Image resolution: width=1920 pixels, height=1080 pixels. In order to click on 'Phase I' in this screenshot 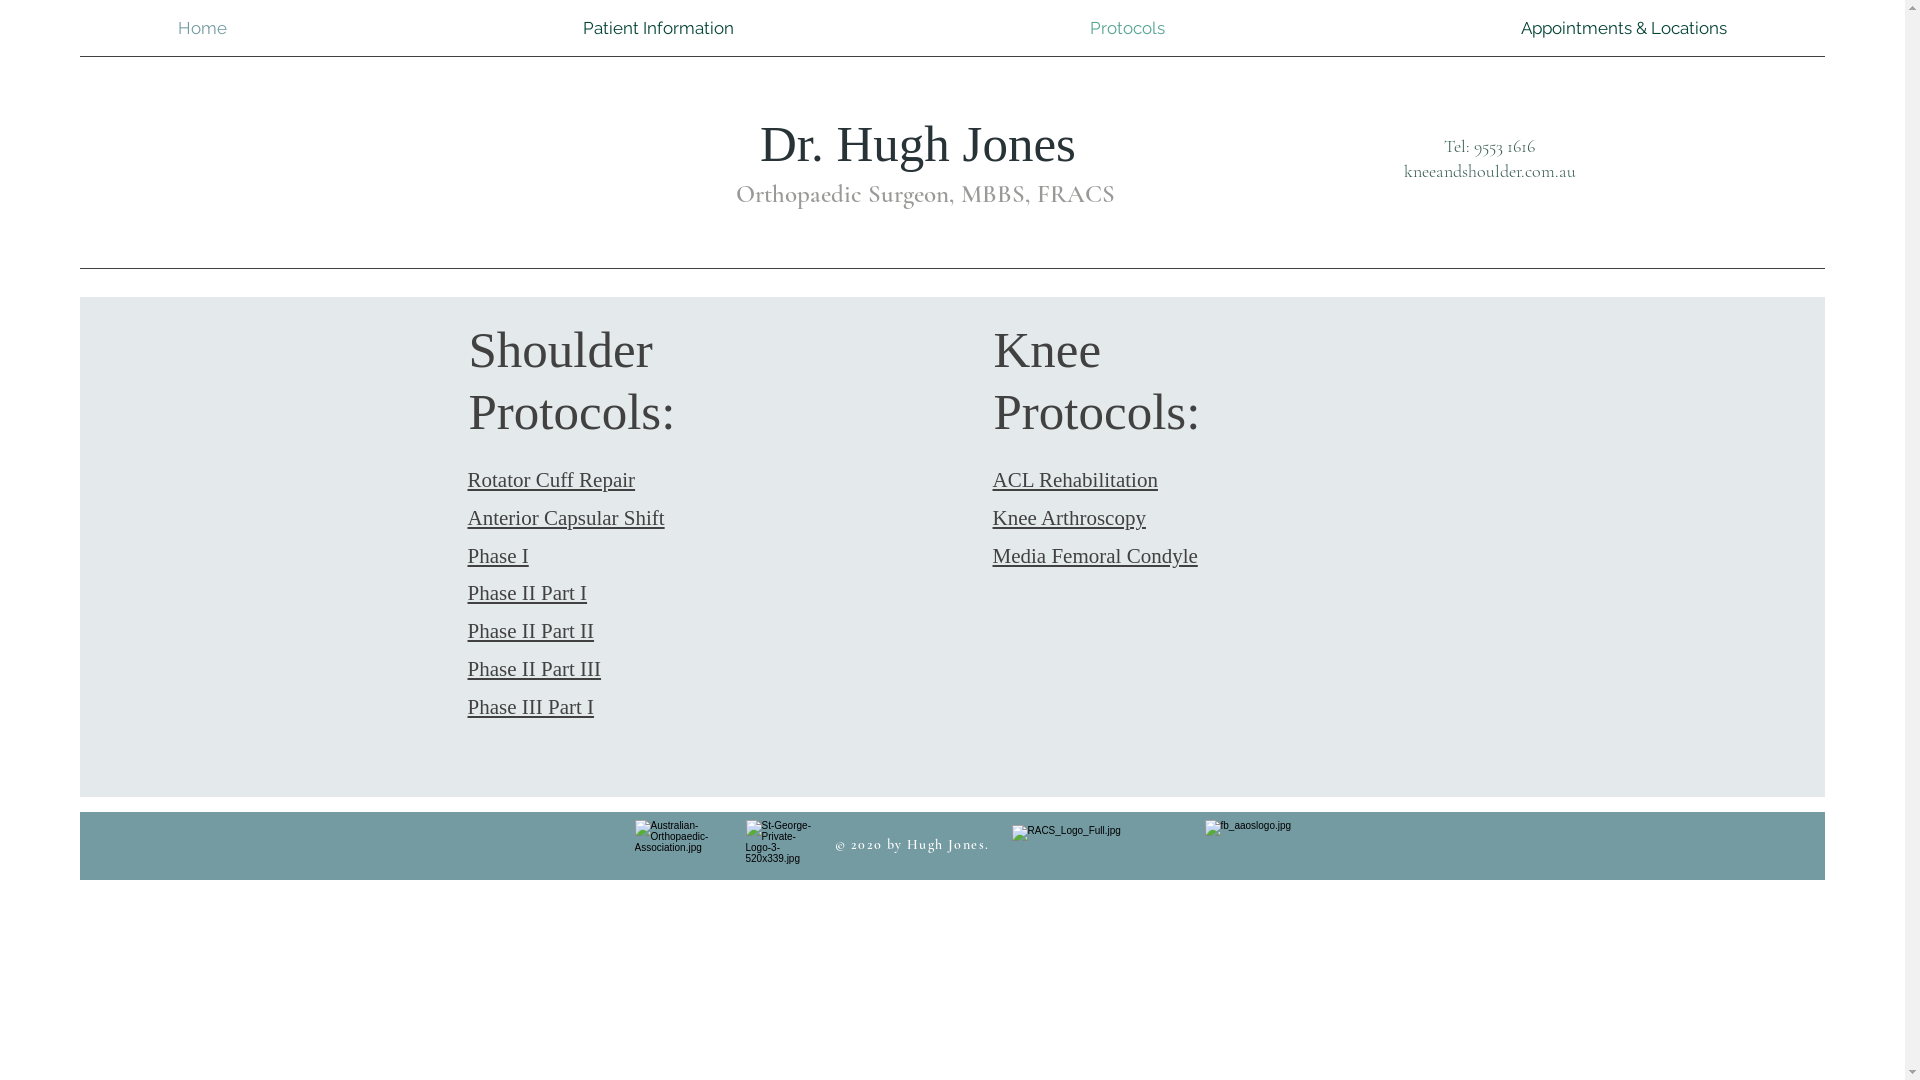, I will do `click(498, 555)`.